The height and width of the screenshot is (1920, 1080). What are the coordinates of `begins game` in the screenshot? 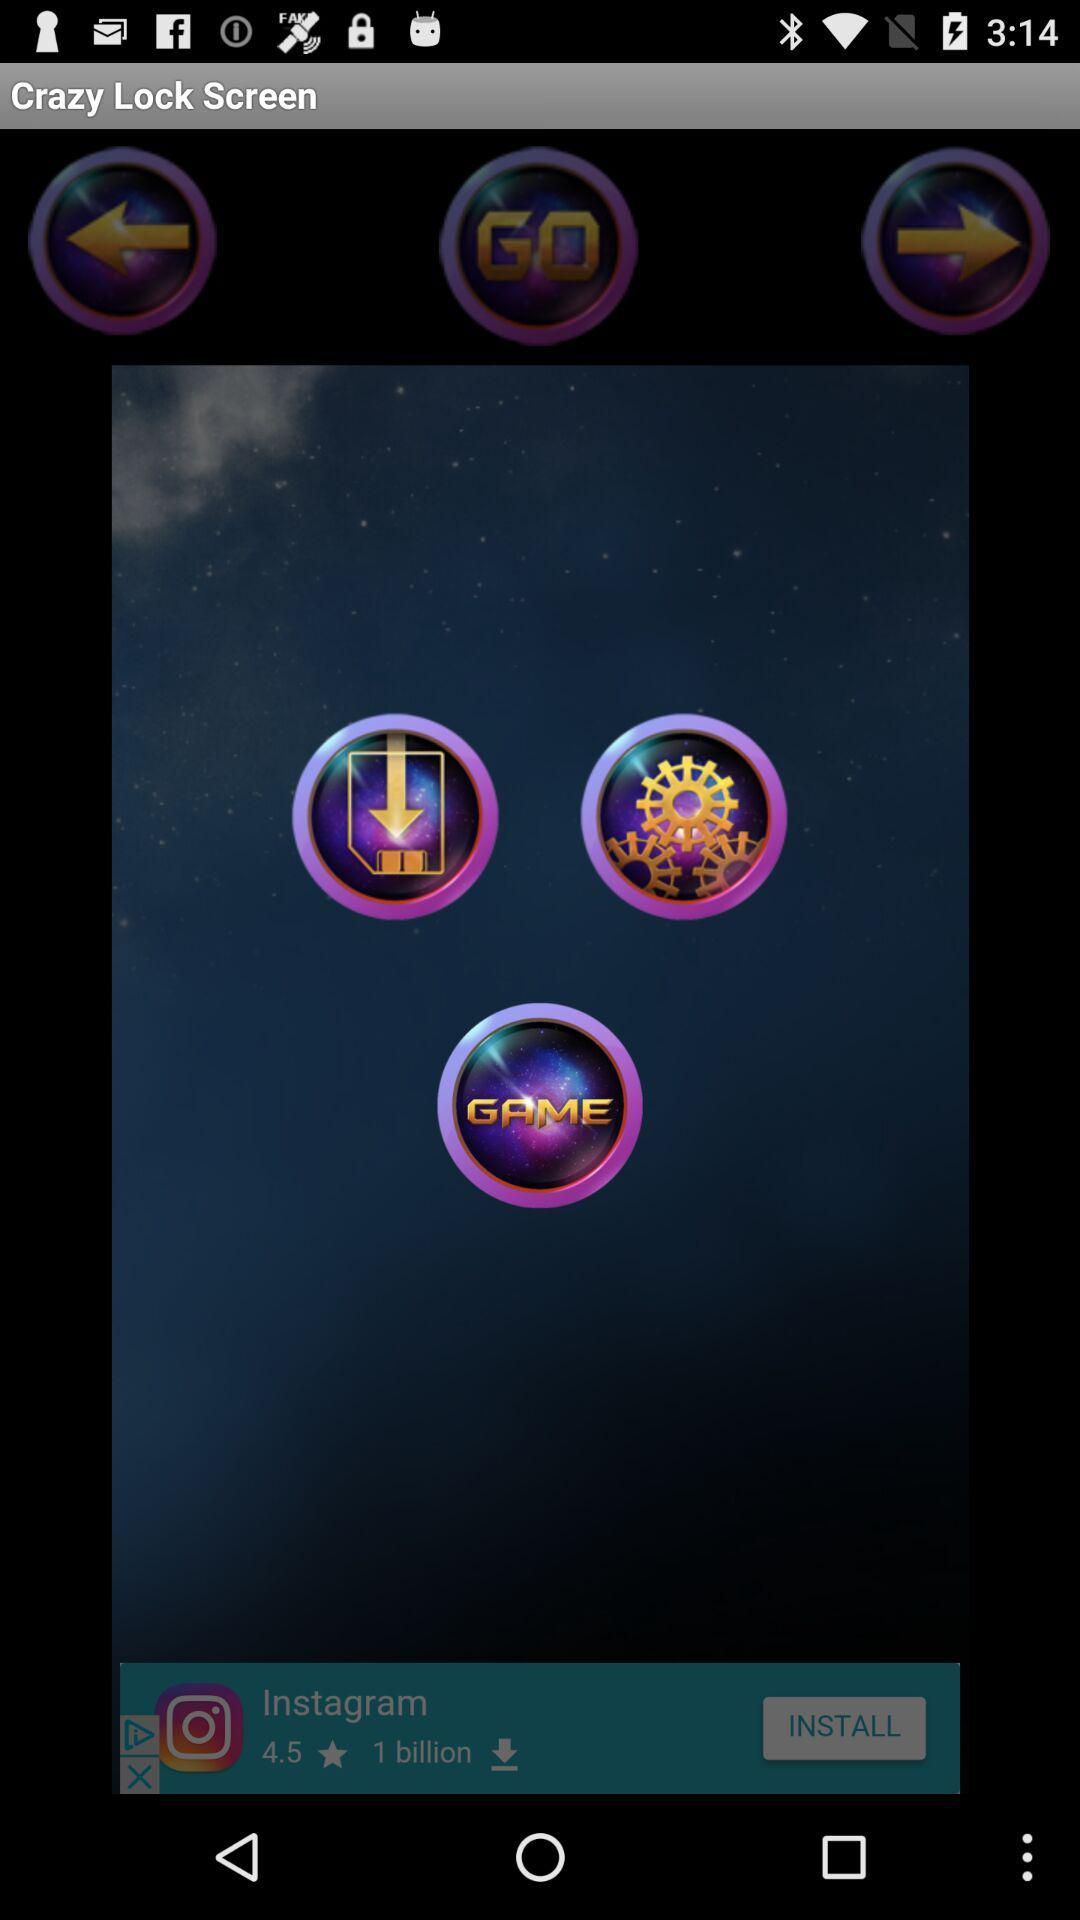 It's located at (540, 1104).